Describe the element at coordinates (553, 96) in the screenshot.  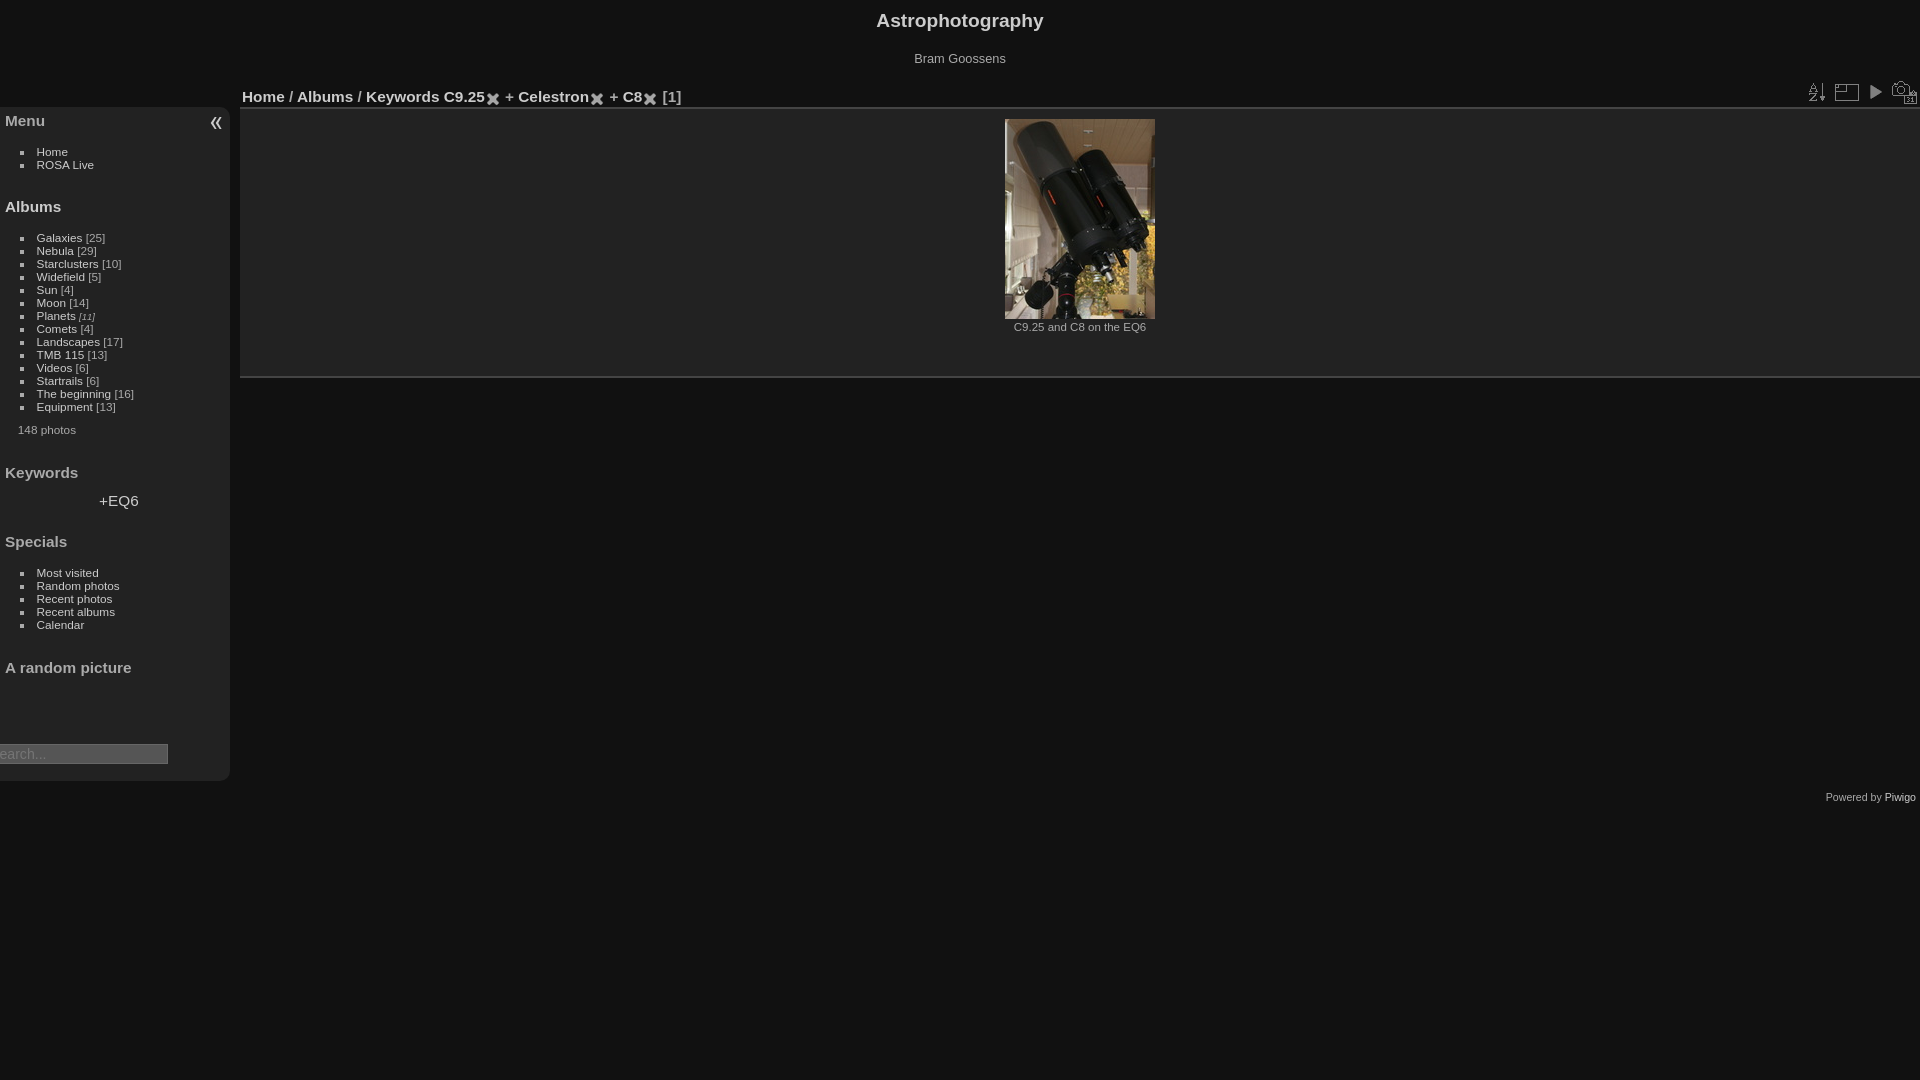
I see `'Celestron'` at that location.